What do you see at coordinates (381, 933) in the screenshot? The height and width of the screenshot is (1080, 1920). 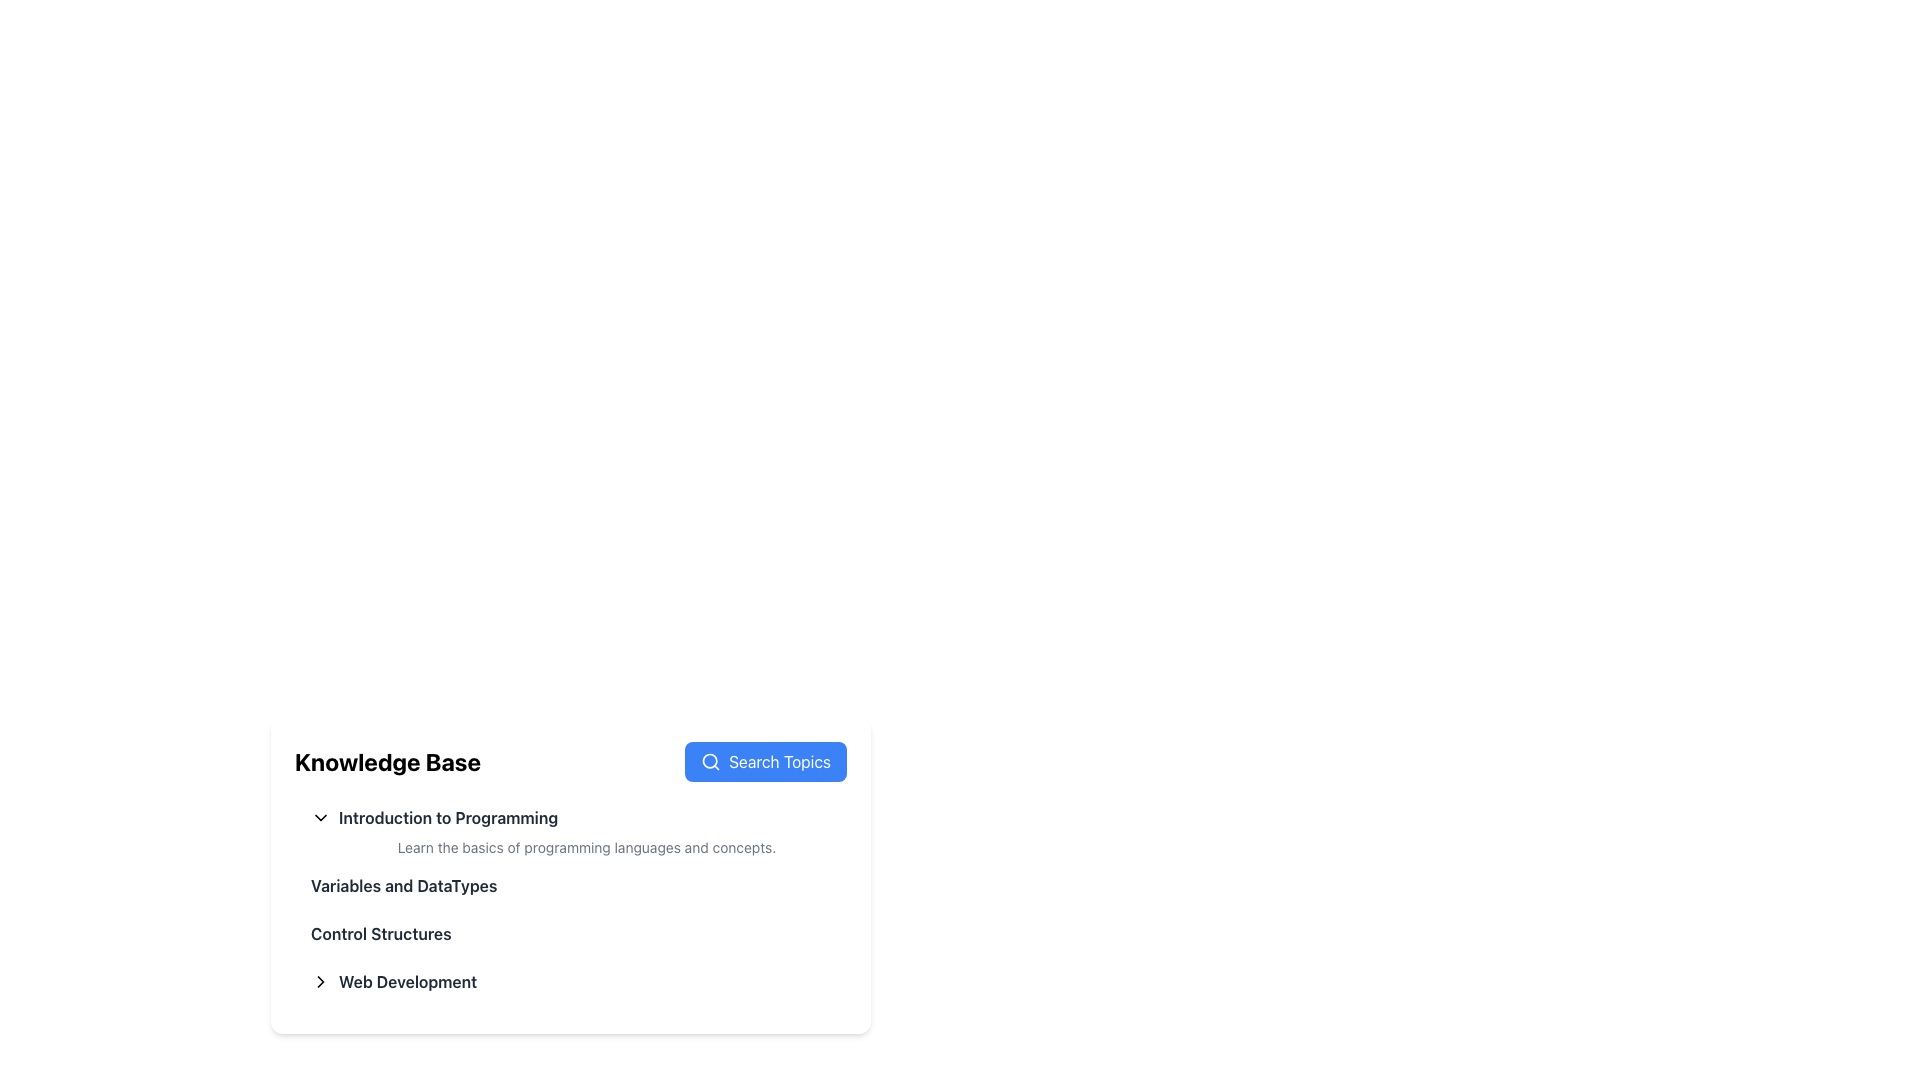 I see `text of the bold label element labeled 'Control Structures', which is positioned under the heading 'Variables and DataTypes' in the 'Knowledge Base' section` at bounding box center [381, 933].